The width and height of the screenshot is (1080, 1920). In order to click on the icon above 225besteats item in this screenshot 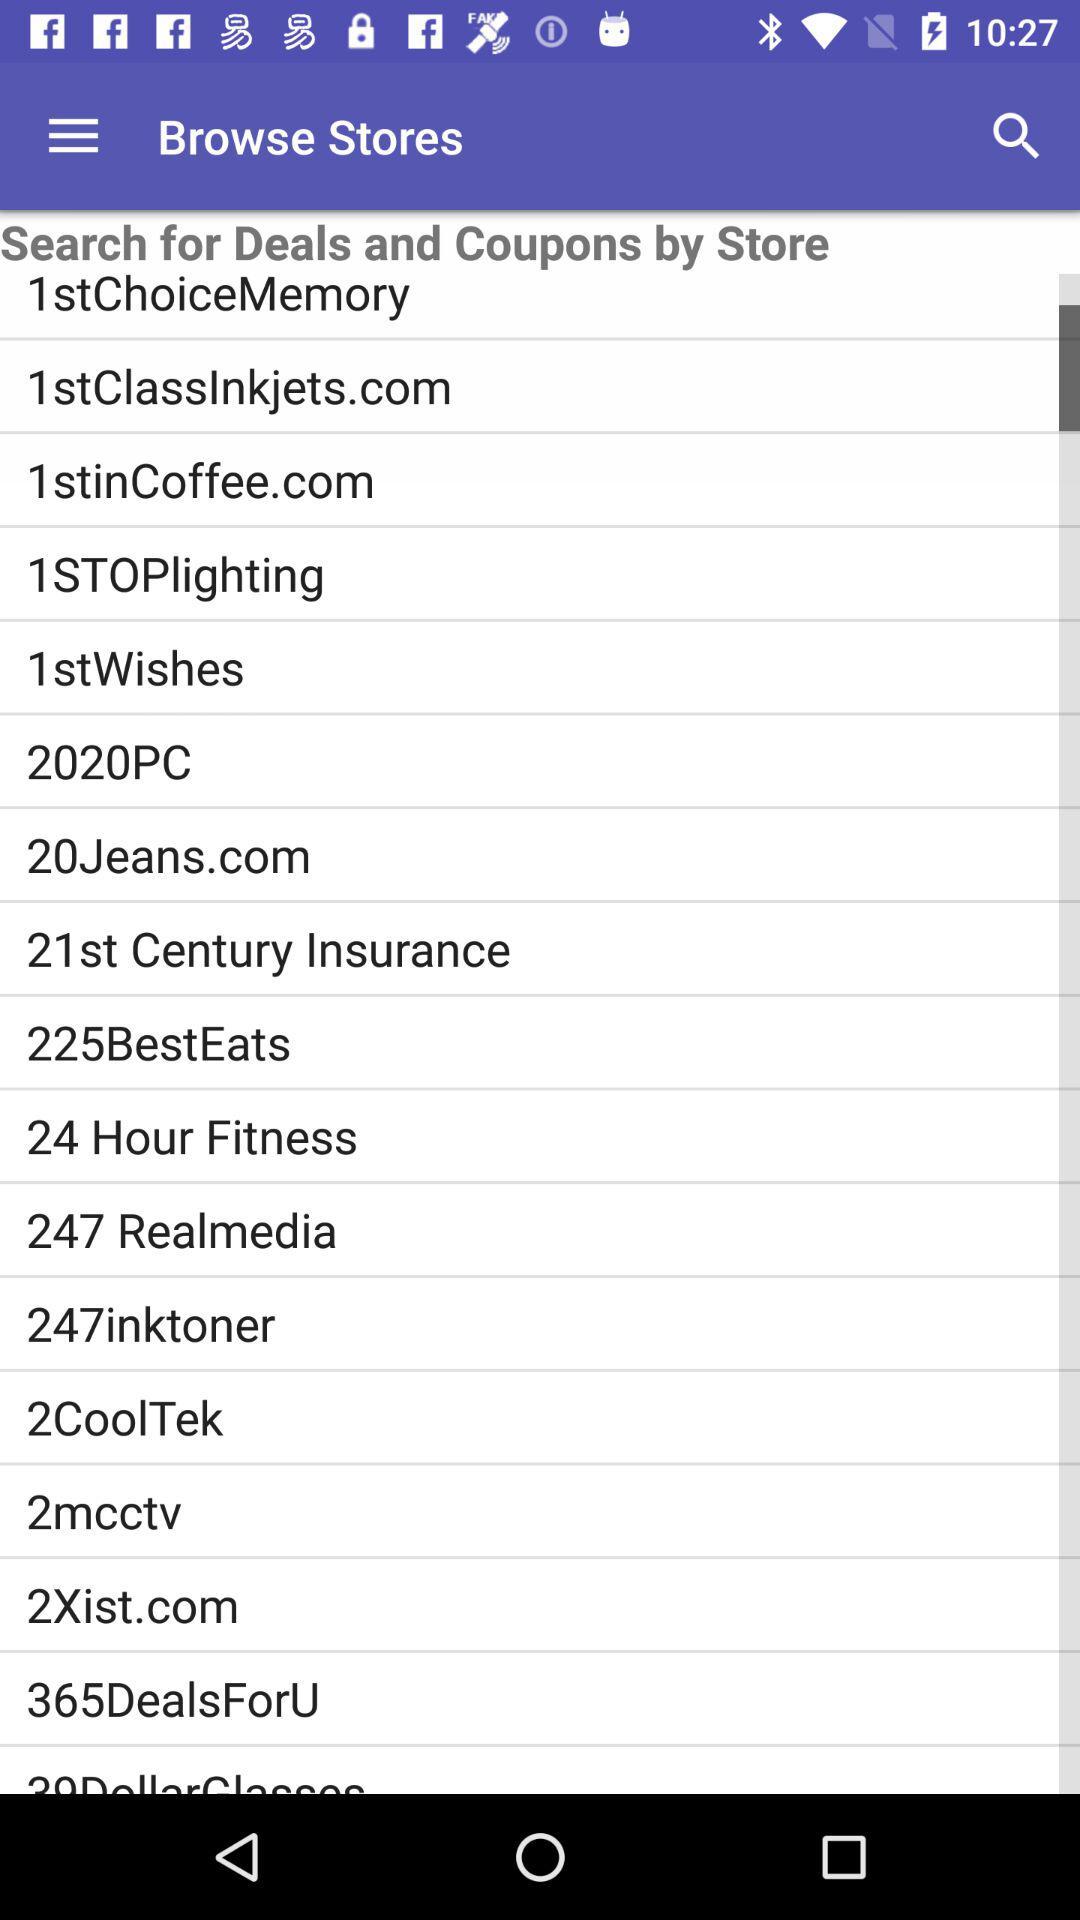, I will do `click(553, 947)`.